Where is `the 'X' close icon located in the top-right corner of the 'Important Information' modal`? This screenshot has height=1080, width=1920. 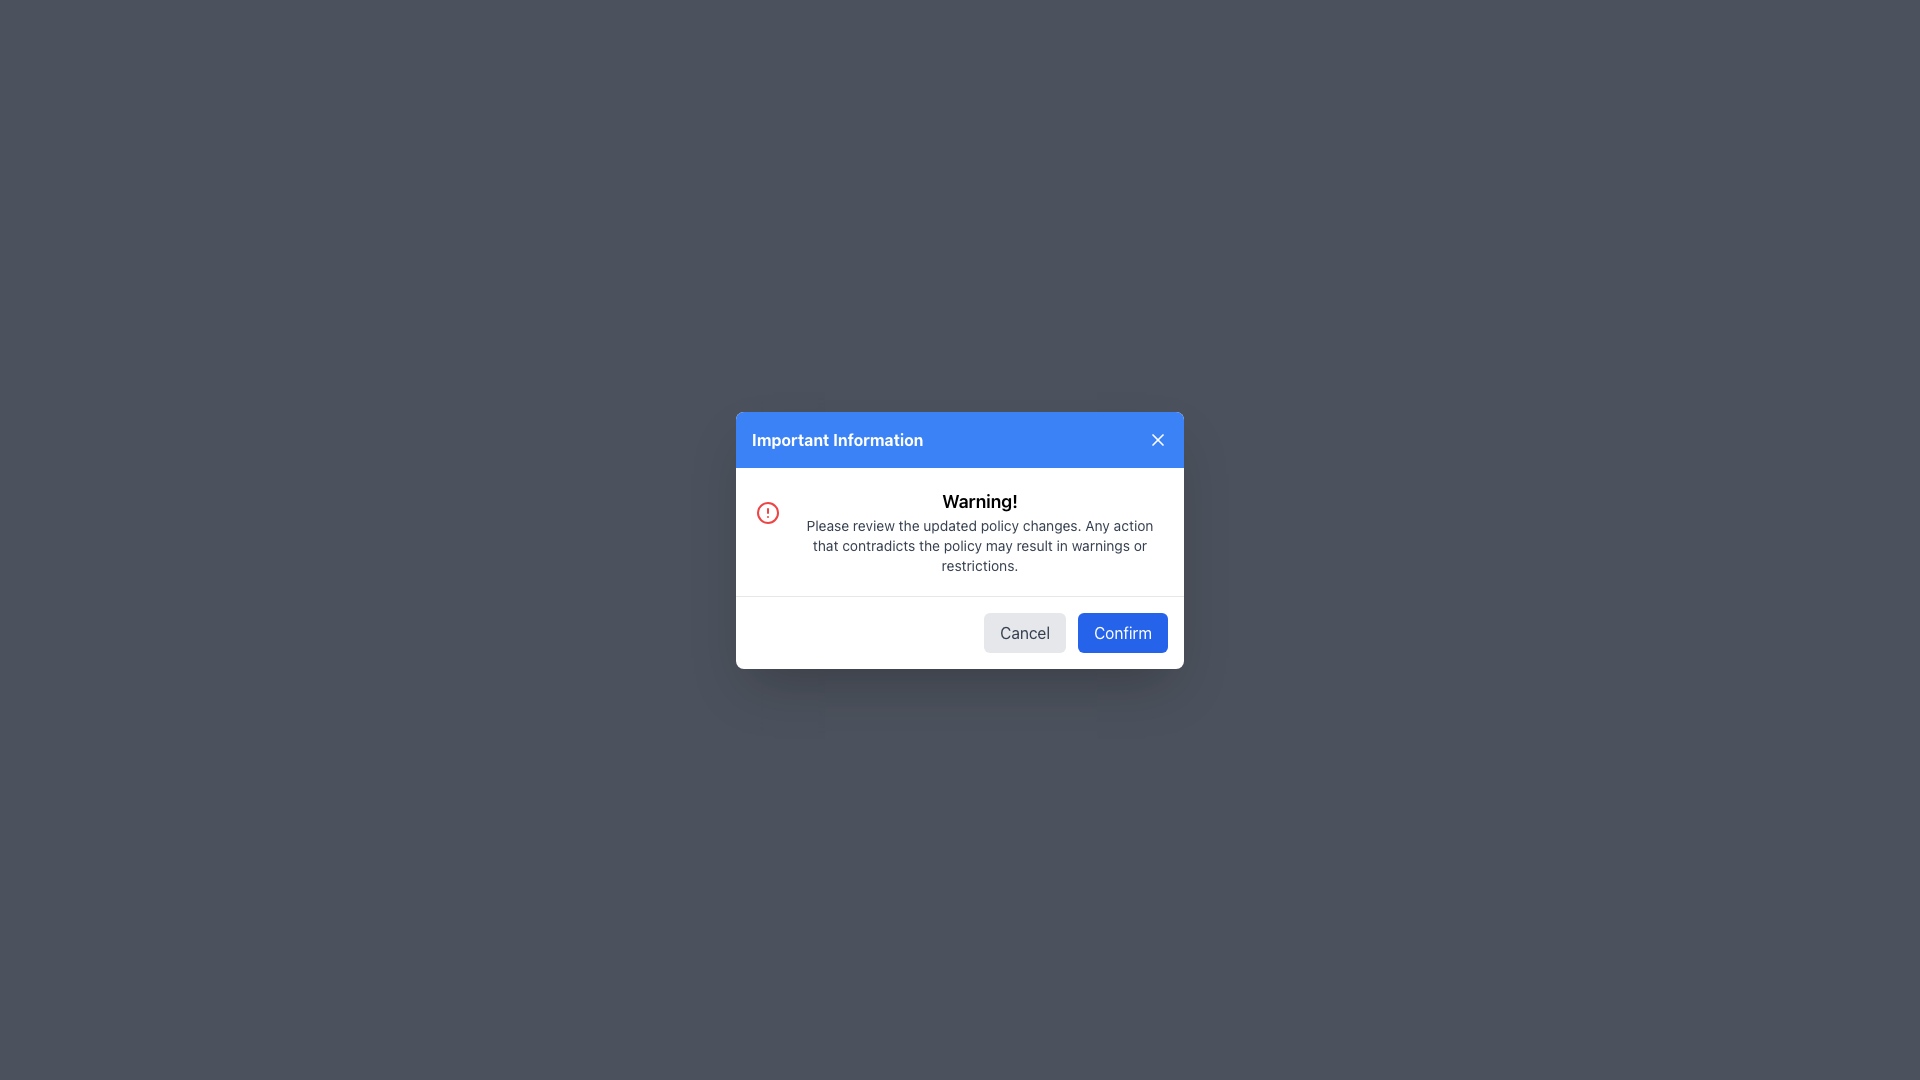
the 'X' close icon located in the top-right corner of the 'Important Information' modal is located at coordinates (1157, 438).